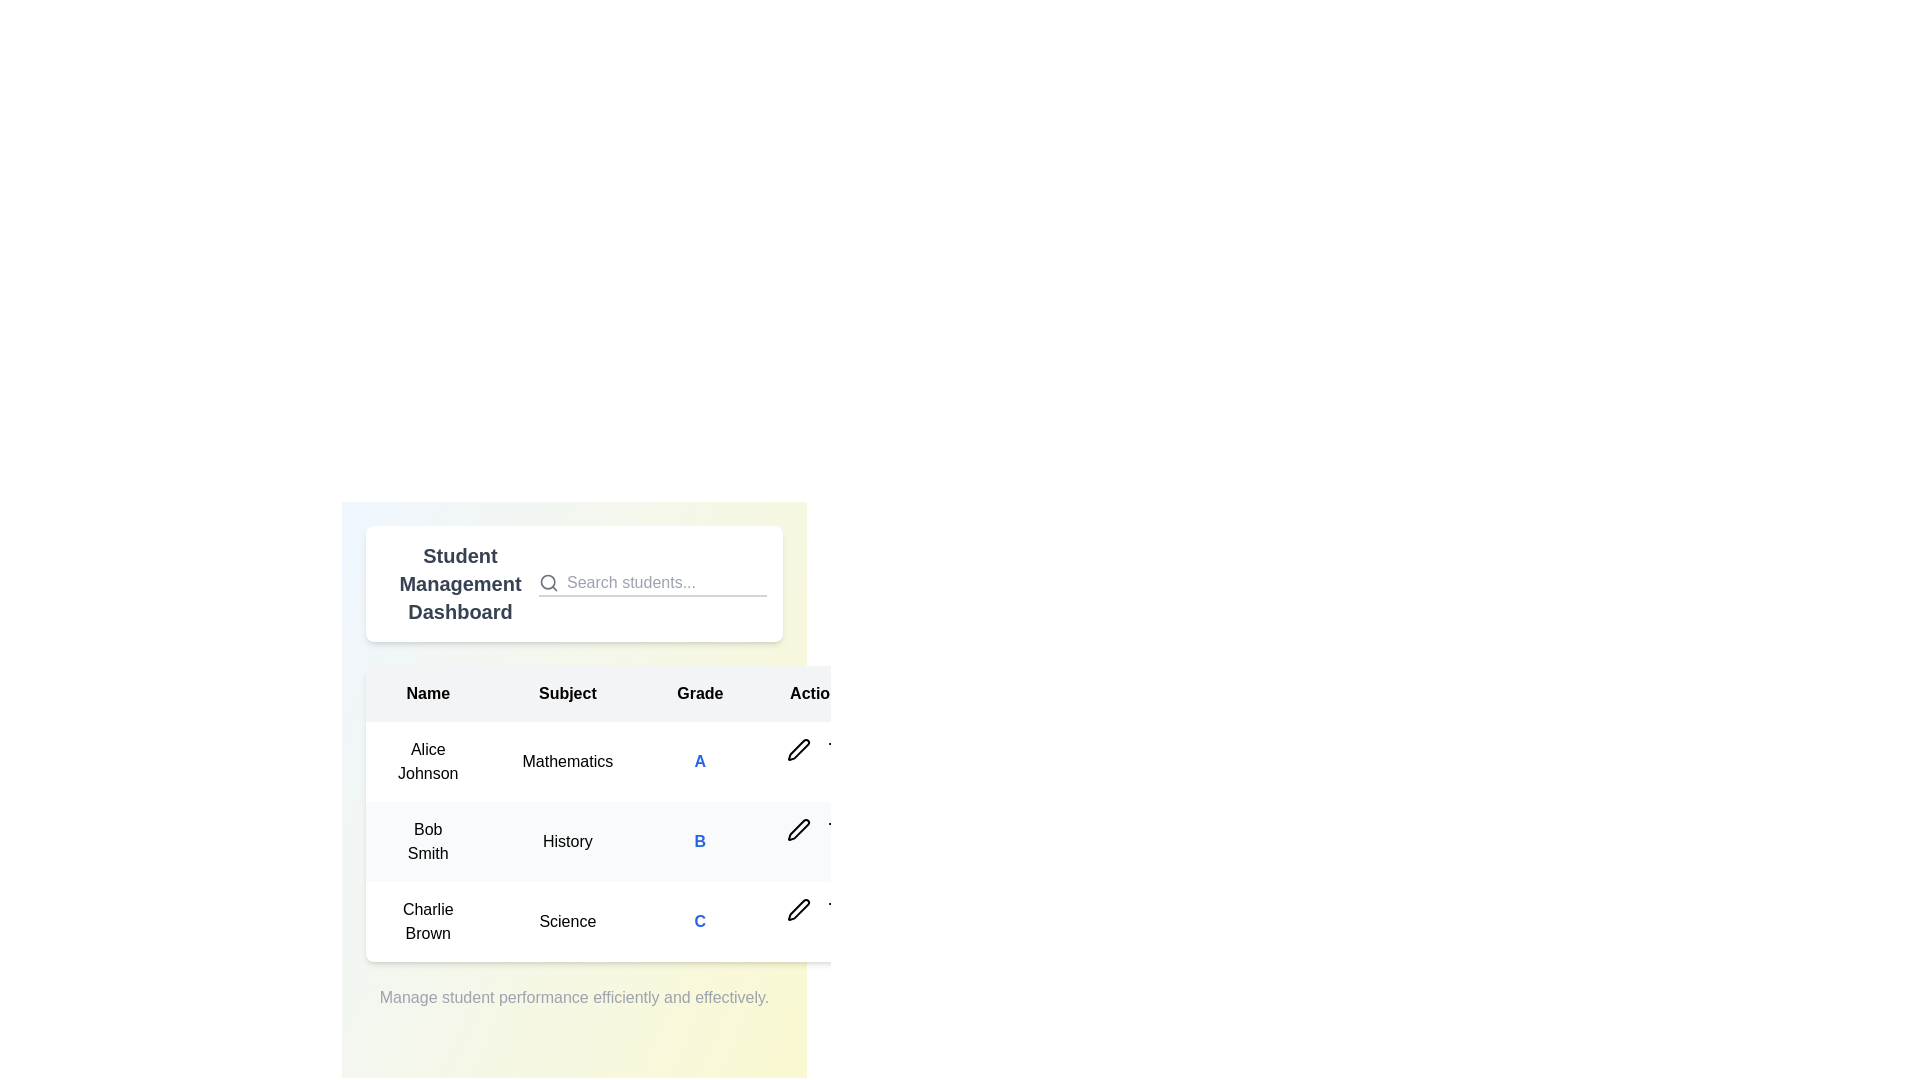 The image size is (1920, 1080). What do you see at coordinates (700, 762) in the screenshot?
I see `the bold, blue-colored letter 'A' in the table cell under the 'Grade' column, which is center-aligned and styled with a larger font size, located in the first row of the table` at bounding box center [700, 762].